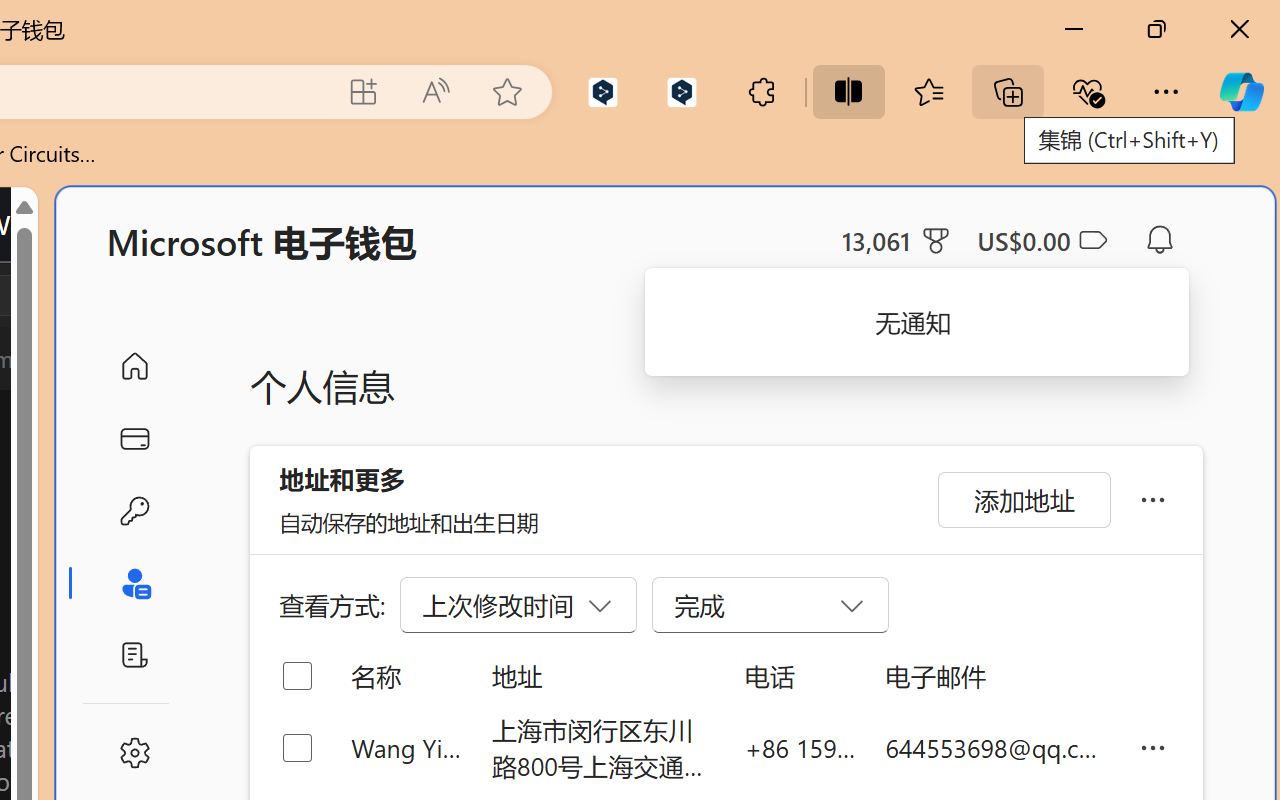  Describe the element at coordinates (1040, 239) in the screenshot. I see `'Microsoft Cashback - US$0.00'` at that location.